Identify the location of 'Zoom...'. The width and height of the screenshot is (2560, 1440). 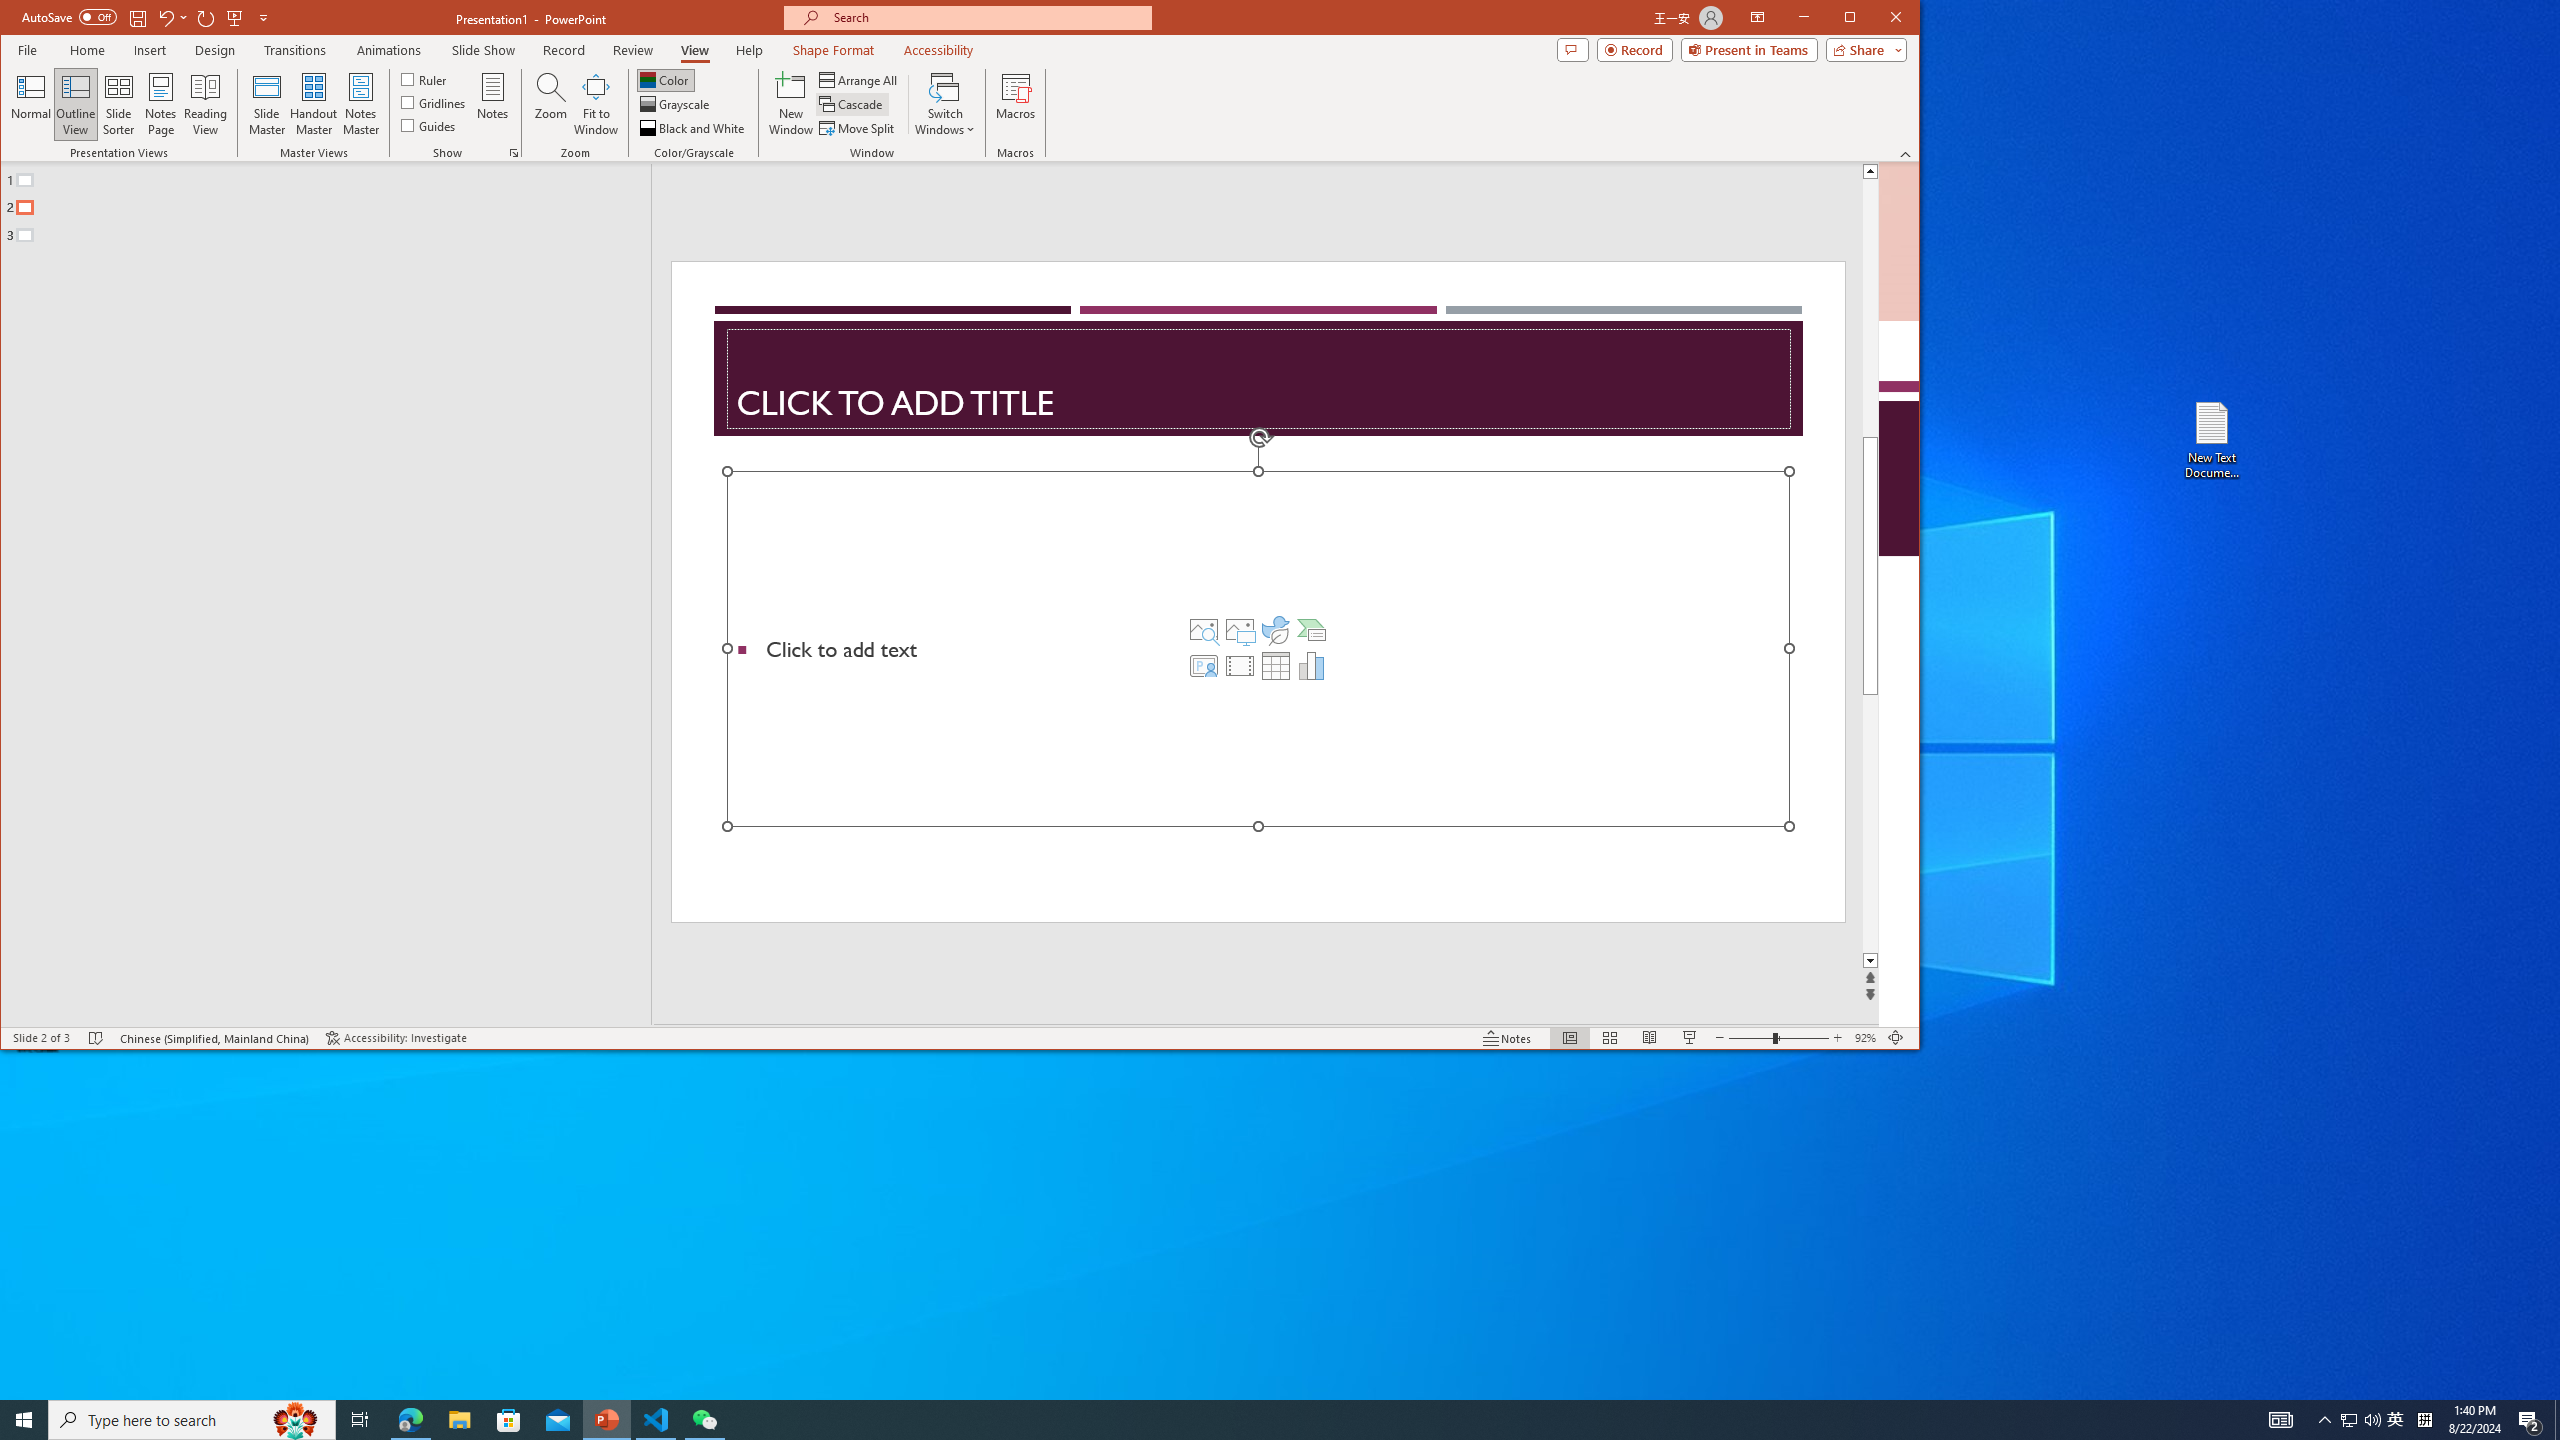
(550, 103).